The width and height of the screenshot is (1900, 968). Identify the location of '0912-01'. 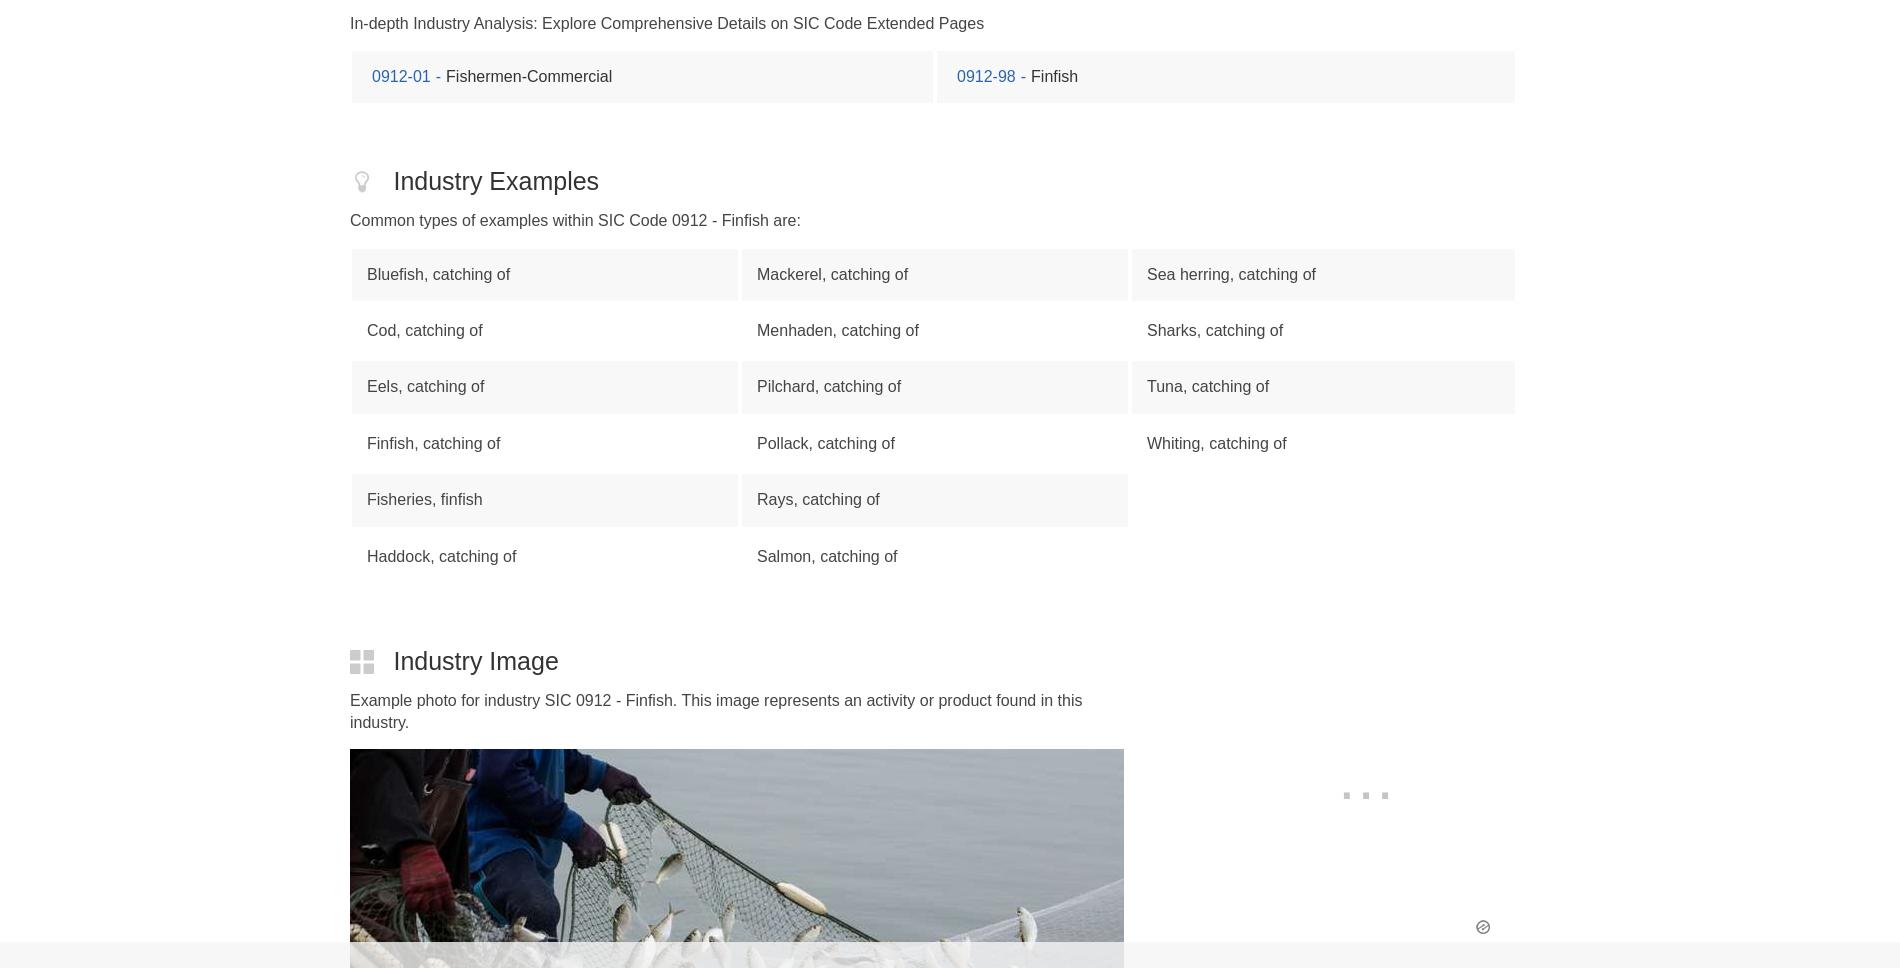
(400, 74).